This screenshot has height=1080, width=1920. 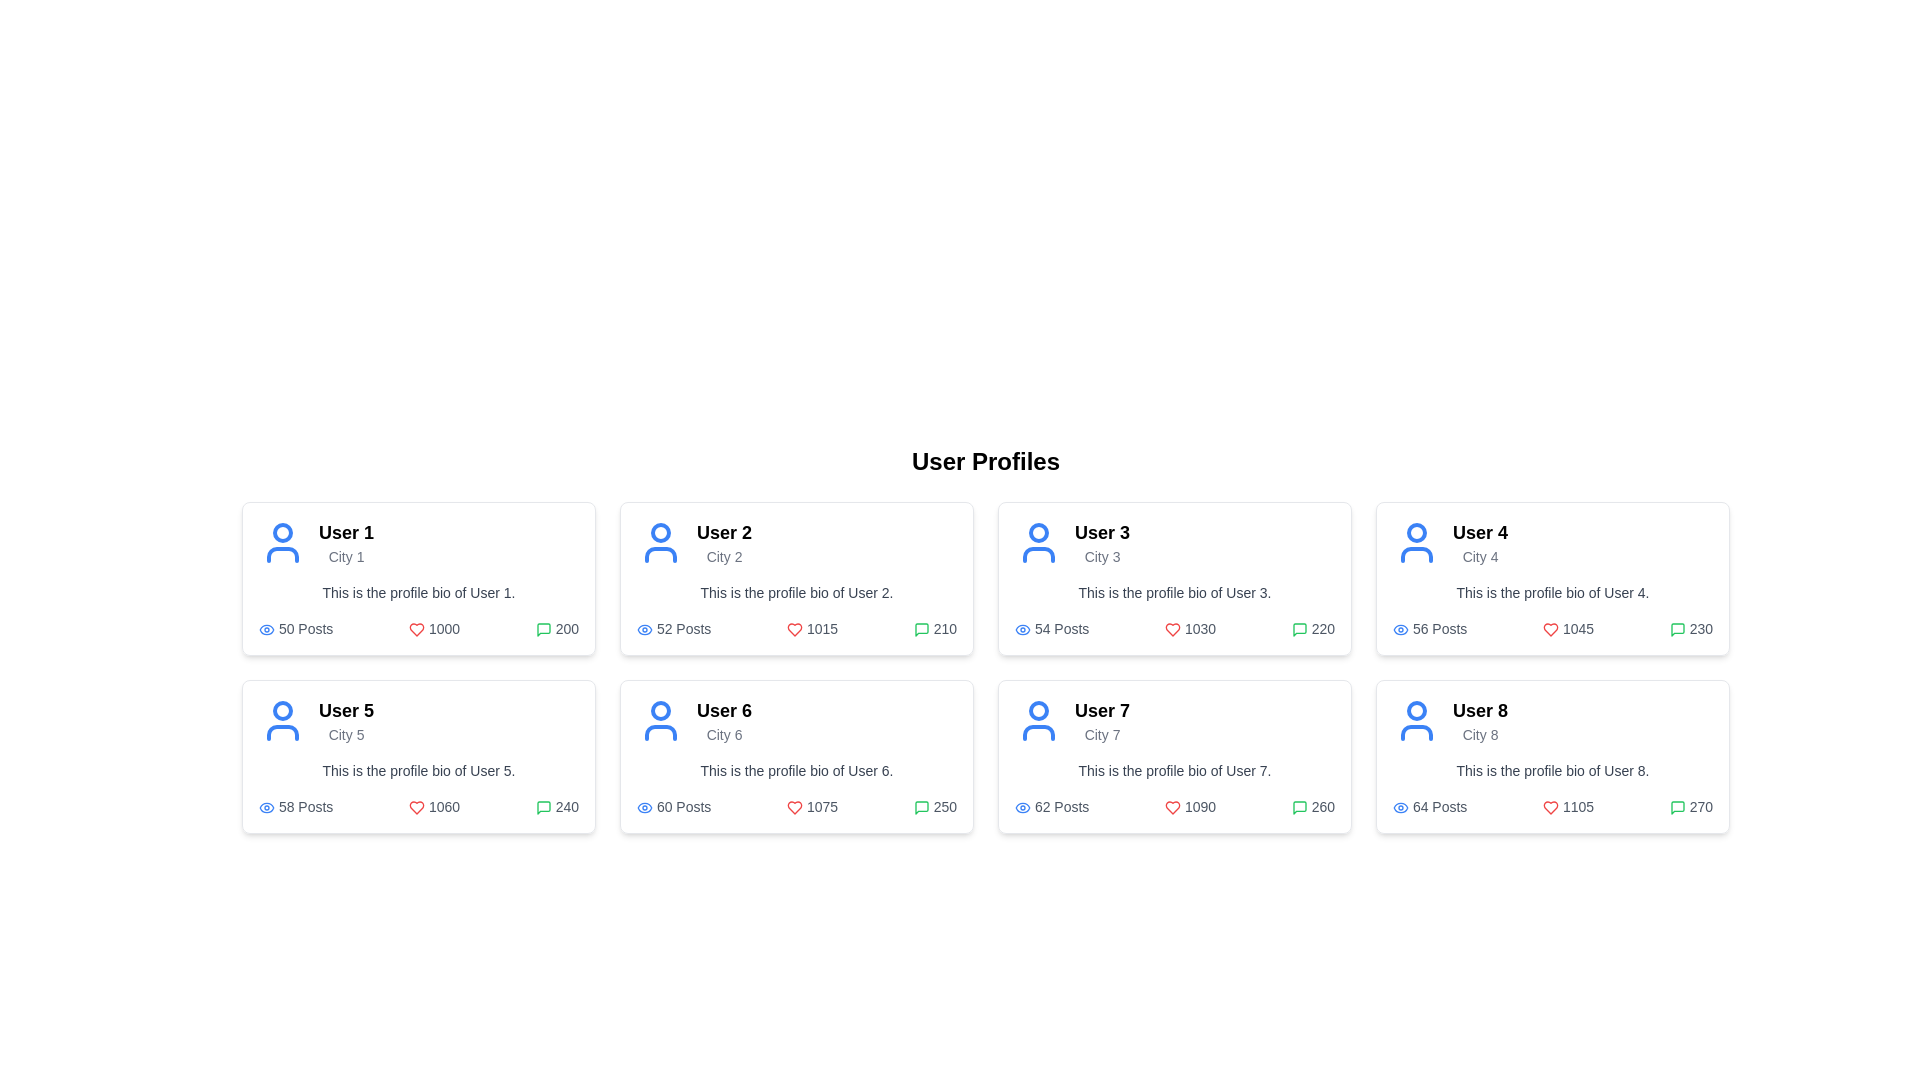 I want to click on the heart-shaped red icon next to the numeric counter '1045' in the profile card for 'User 4', located in the top-right corner of the grid layout, so click(x=1549, y=630).